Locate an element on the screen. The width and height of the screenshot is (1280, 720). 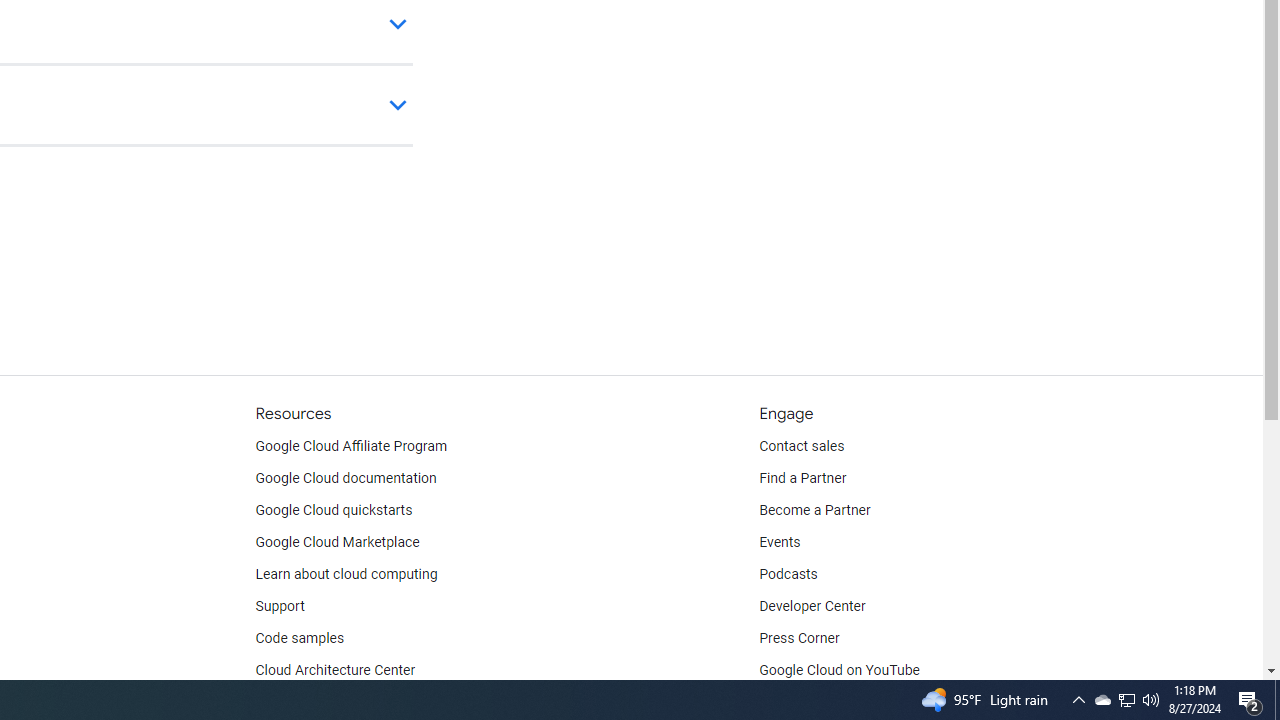
'Support' is located at coordinates (278, 605).